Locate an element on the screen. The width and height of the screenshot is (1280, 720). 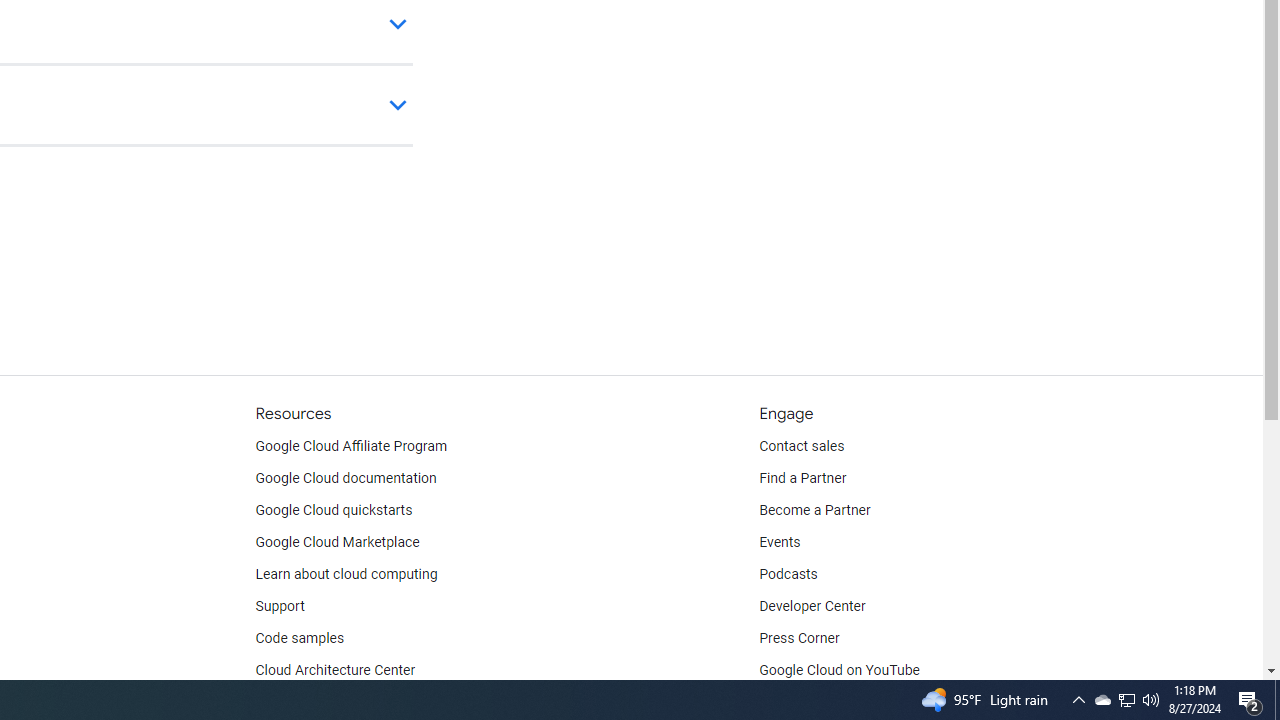
'Support' is located at coordinates (278, 605).